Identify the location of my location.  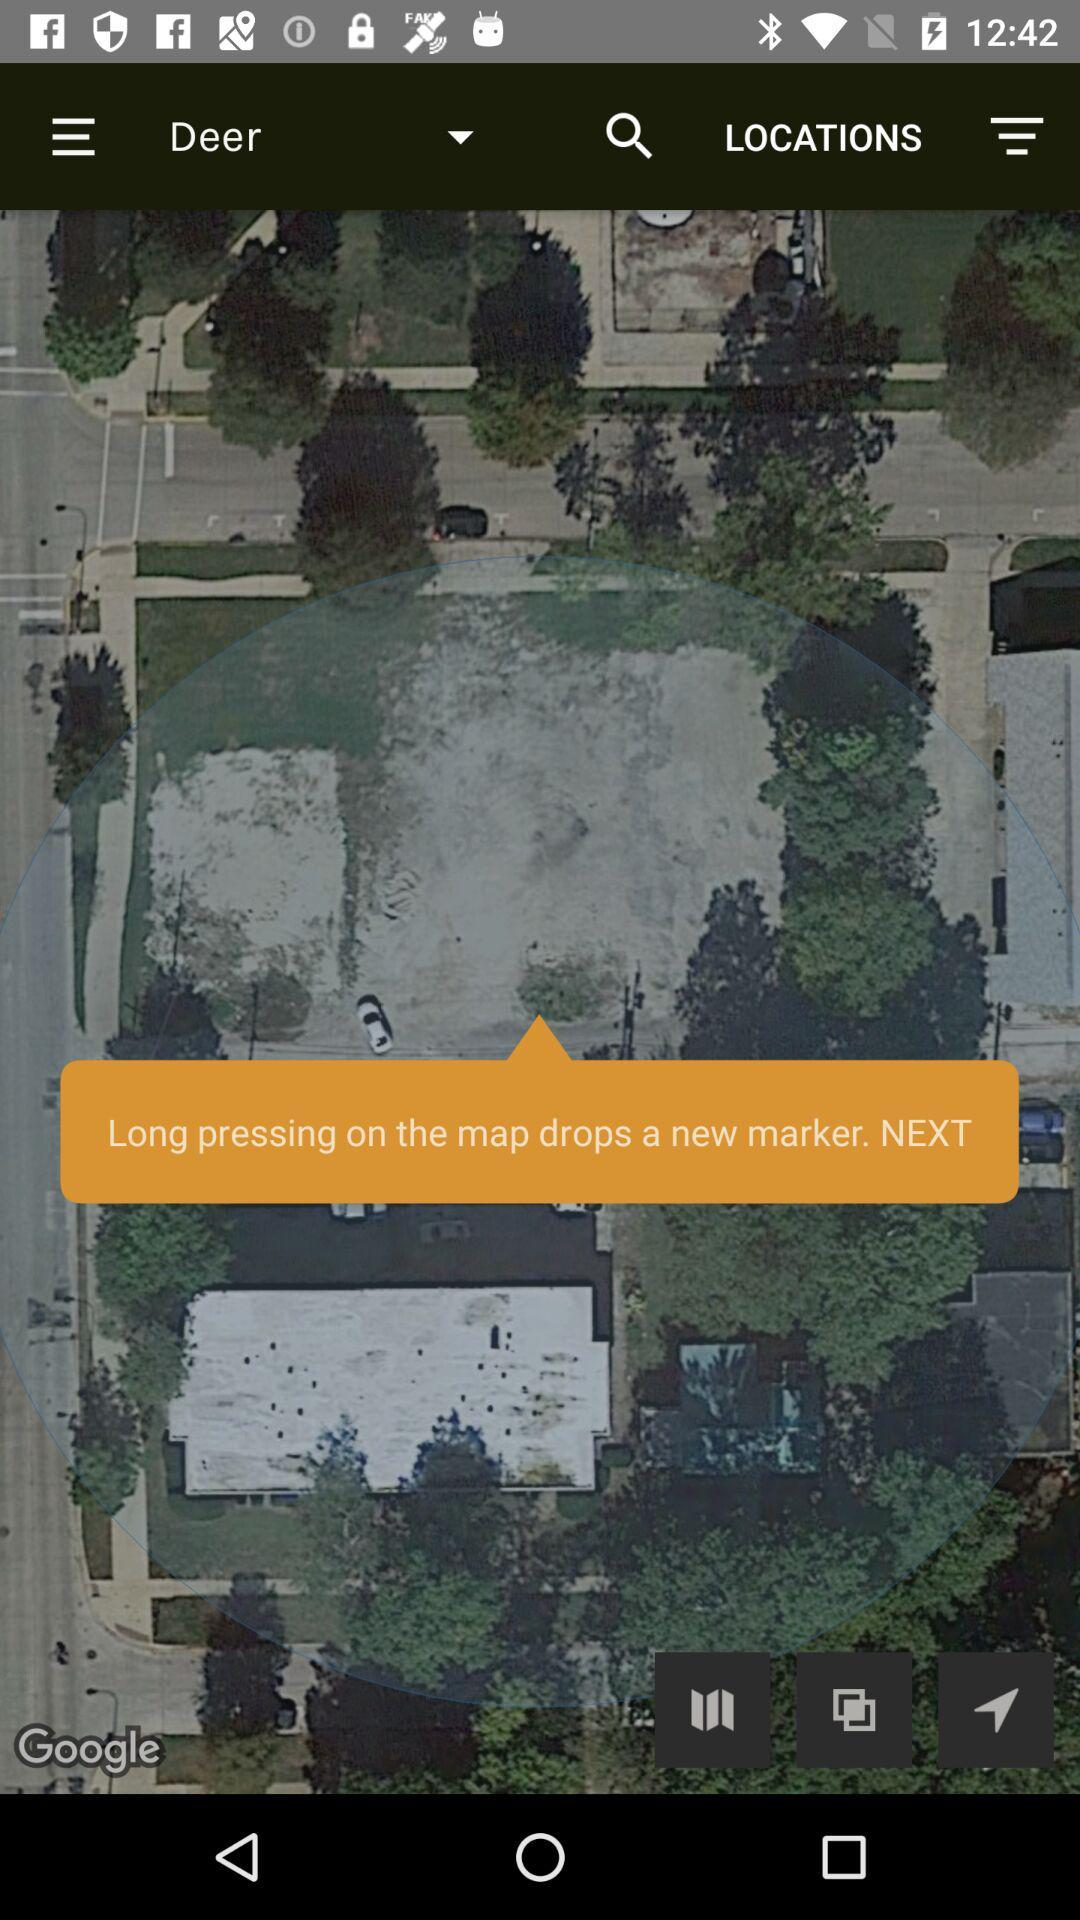
(995, 1708).